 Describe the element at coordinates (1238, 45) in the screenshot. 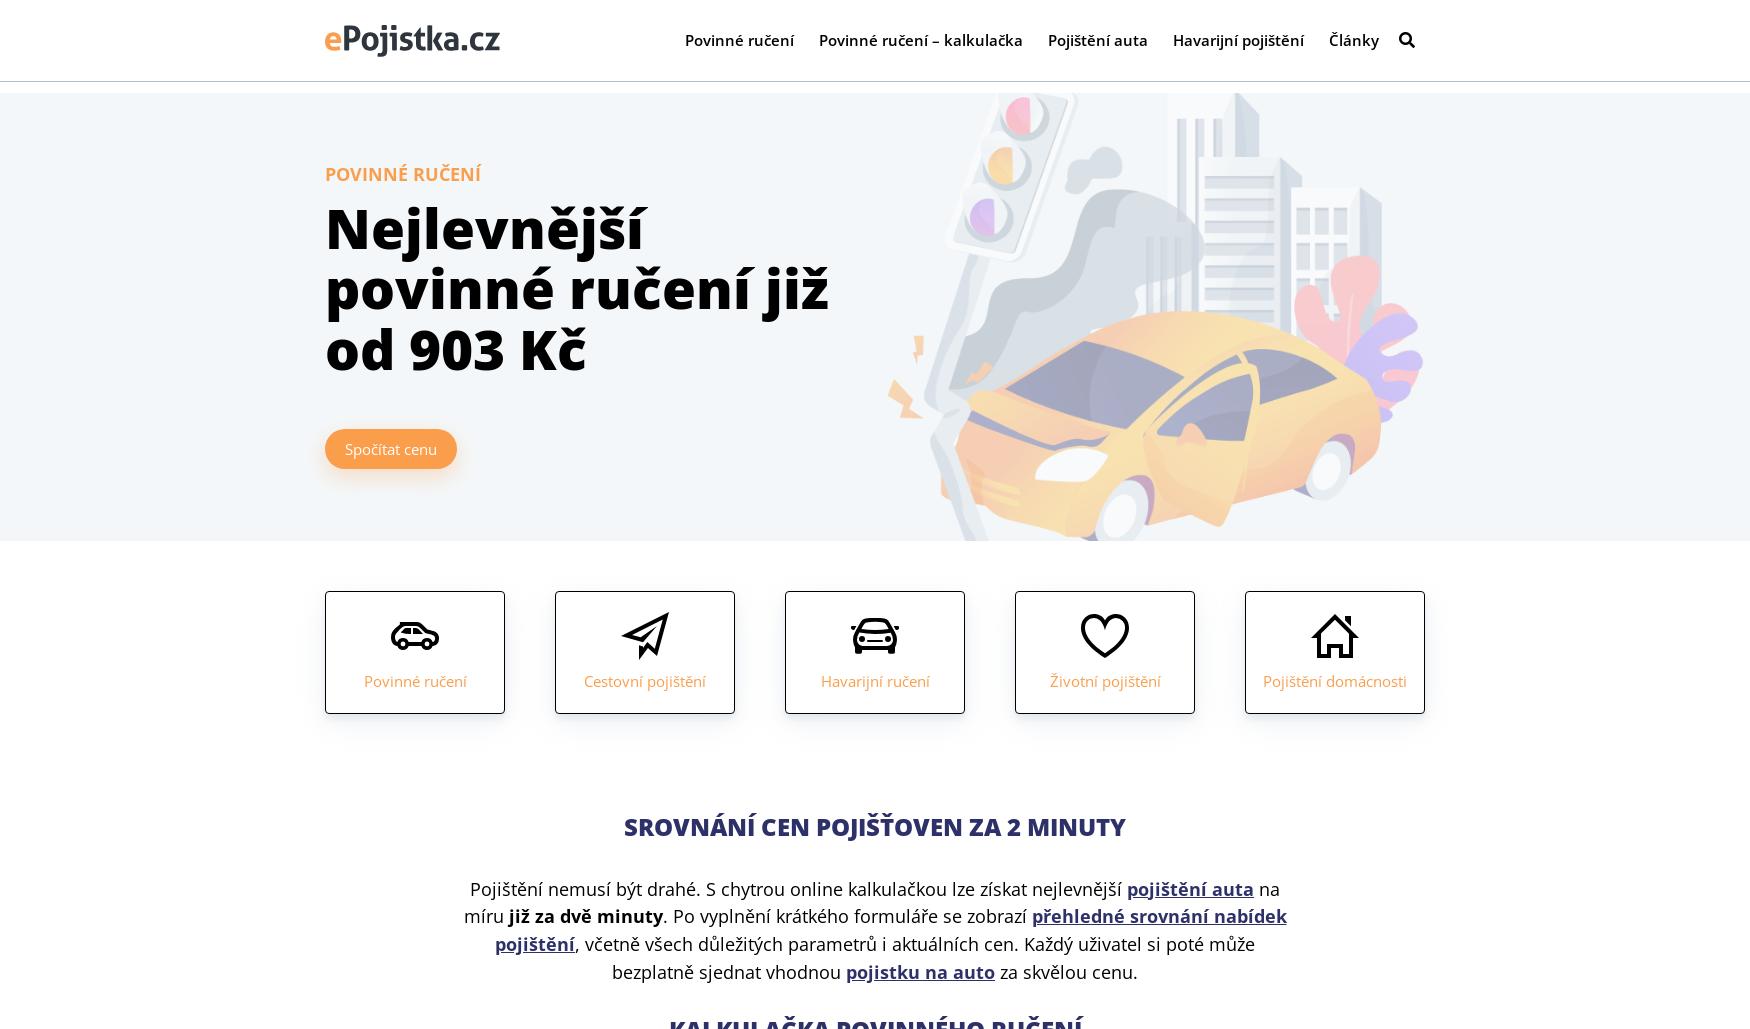

I see `'Havarijní pojištění'` at that location.